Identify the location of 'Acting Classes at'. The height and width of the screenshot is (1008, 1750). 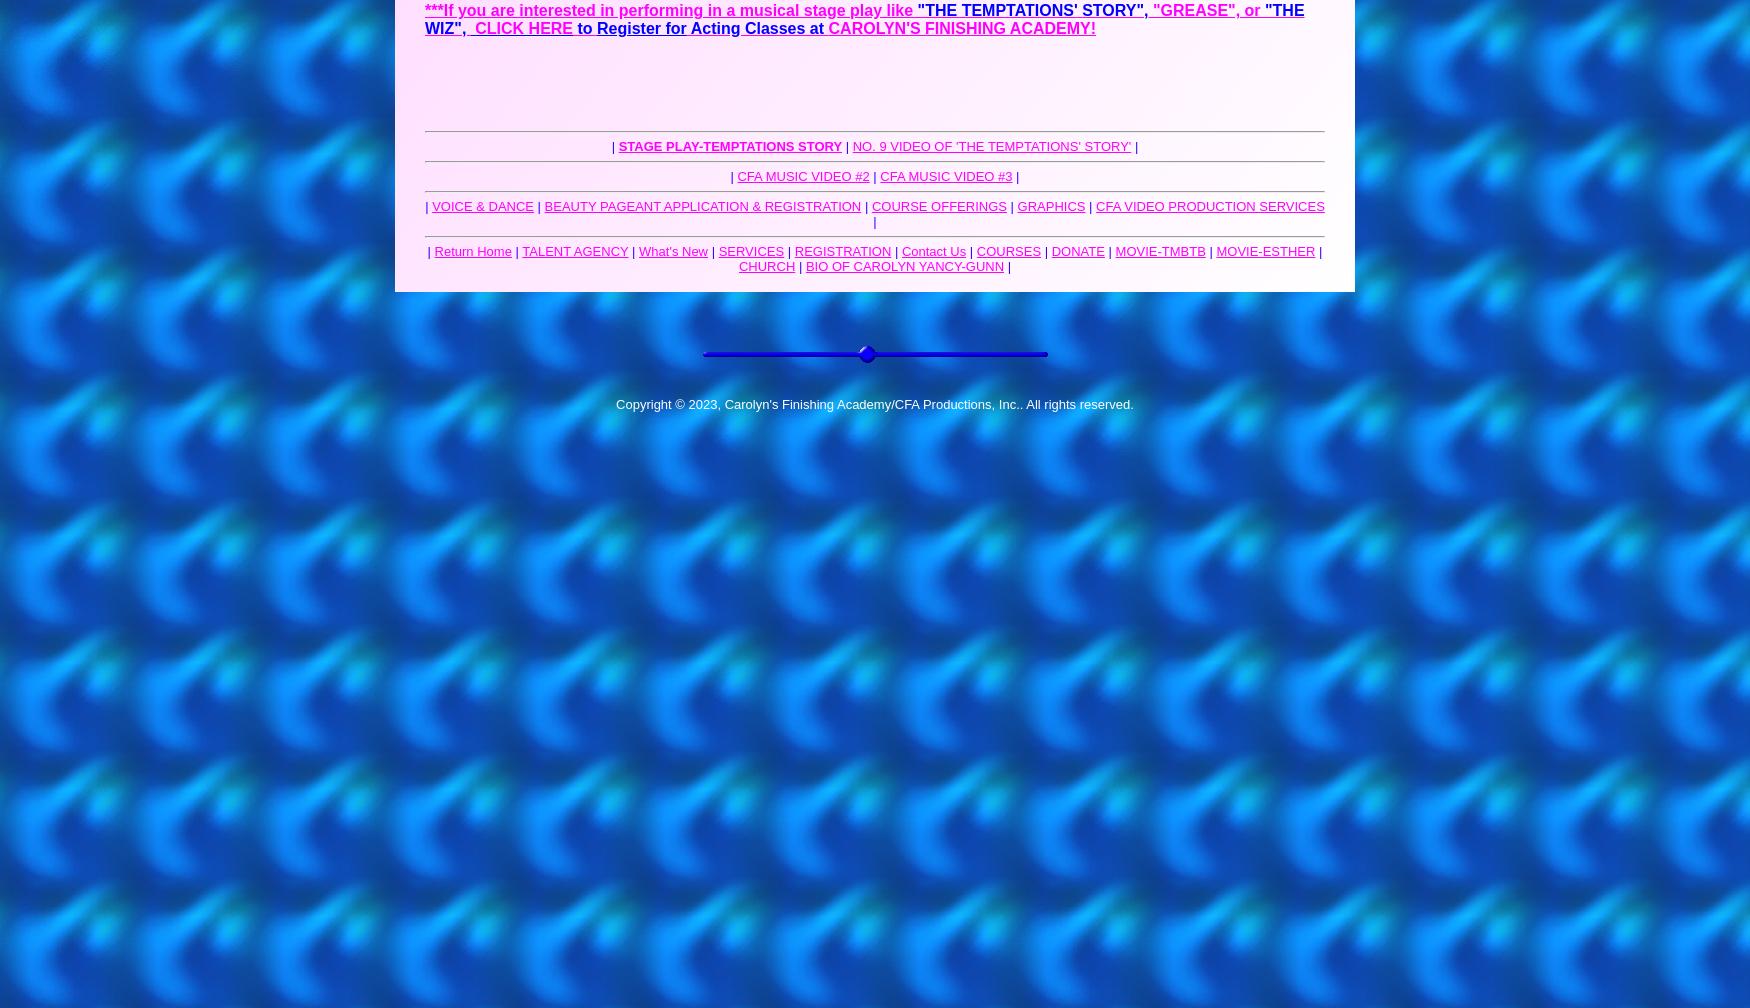
(685, 28).